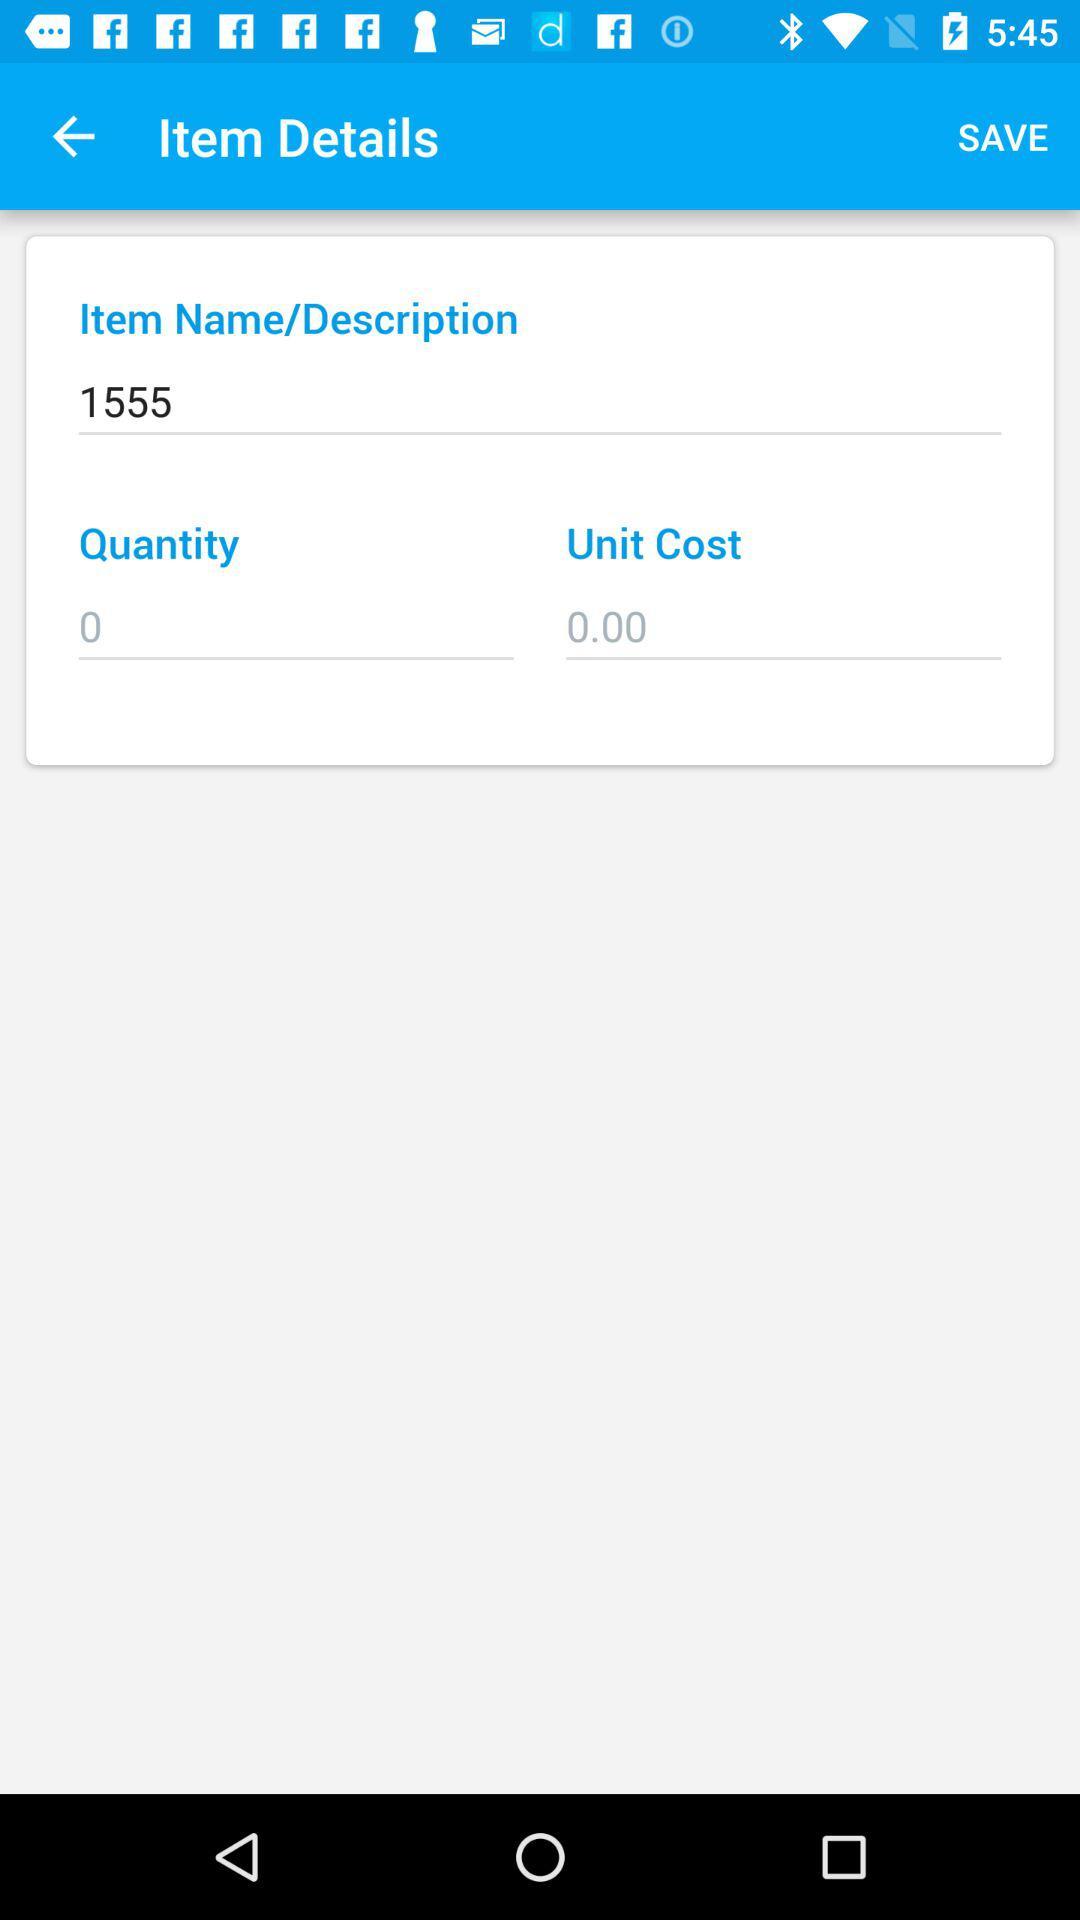 Image resolution: width=1080 pixels, height=1920 pixels. What do you see at coordinates (72, 135) in the screenshot?
I see `item to the left of item details app` at bounding box center [72, 135].